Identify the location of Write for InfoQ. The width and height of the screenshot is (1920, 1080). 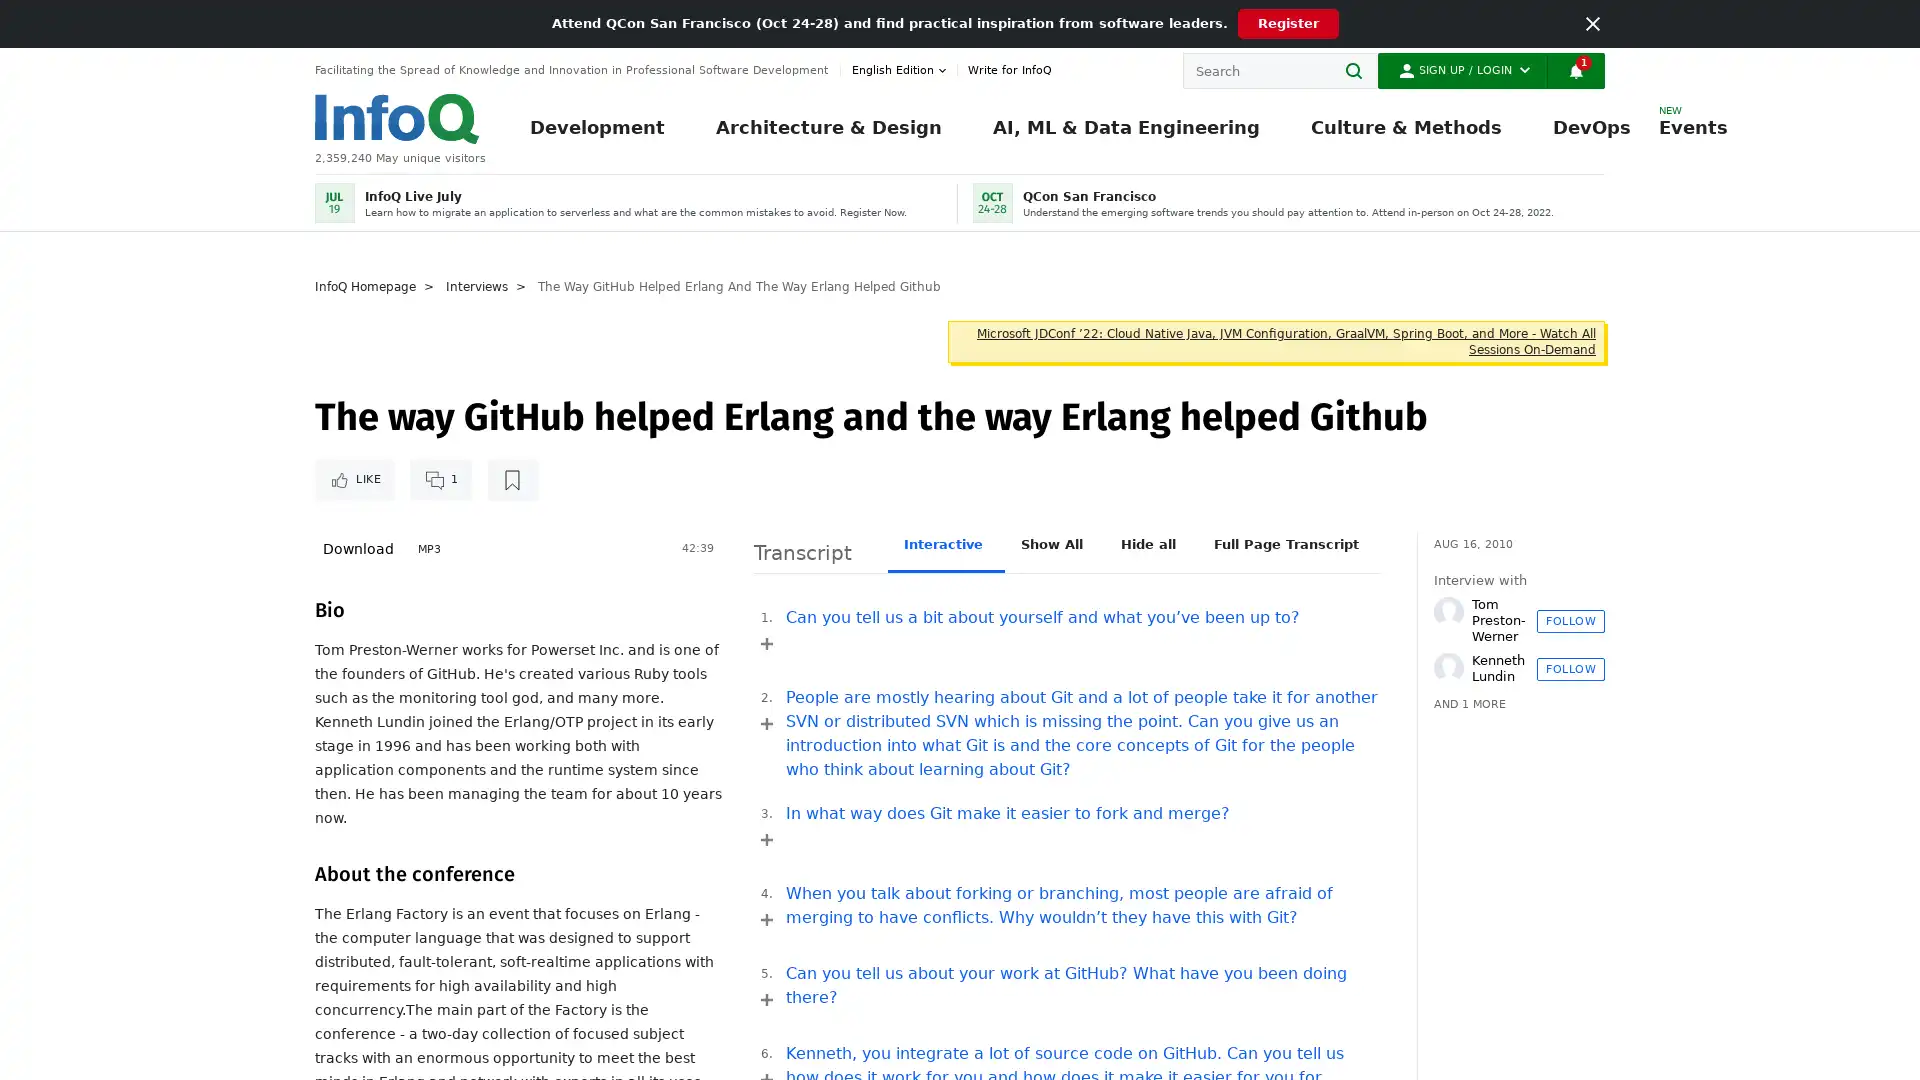
(1004, 69).